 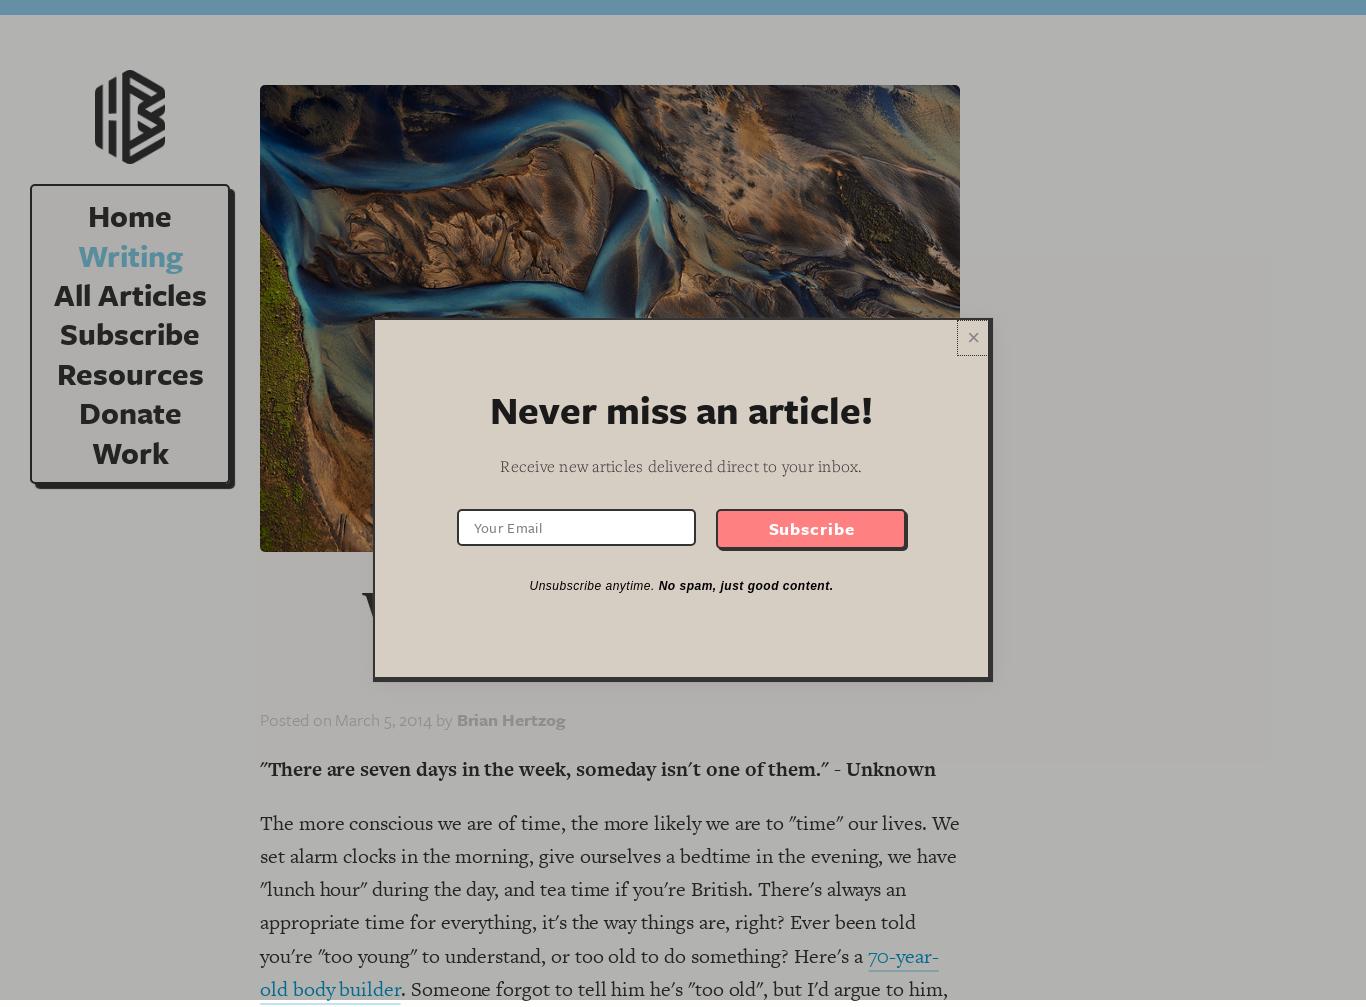 I want to click on 'Donate', so click(x=128, y=412).